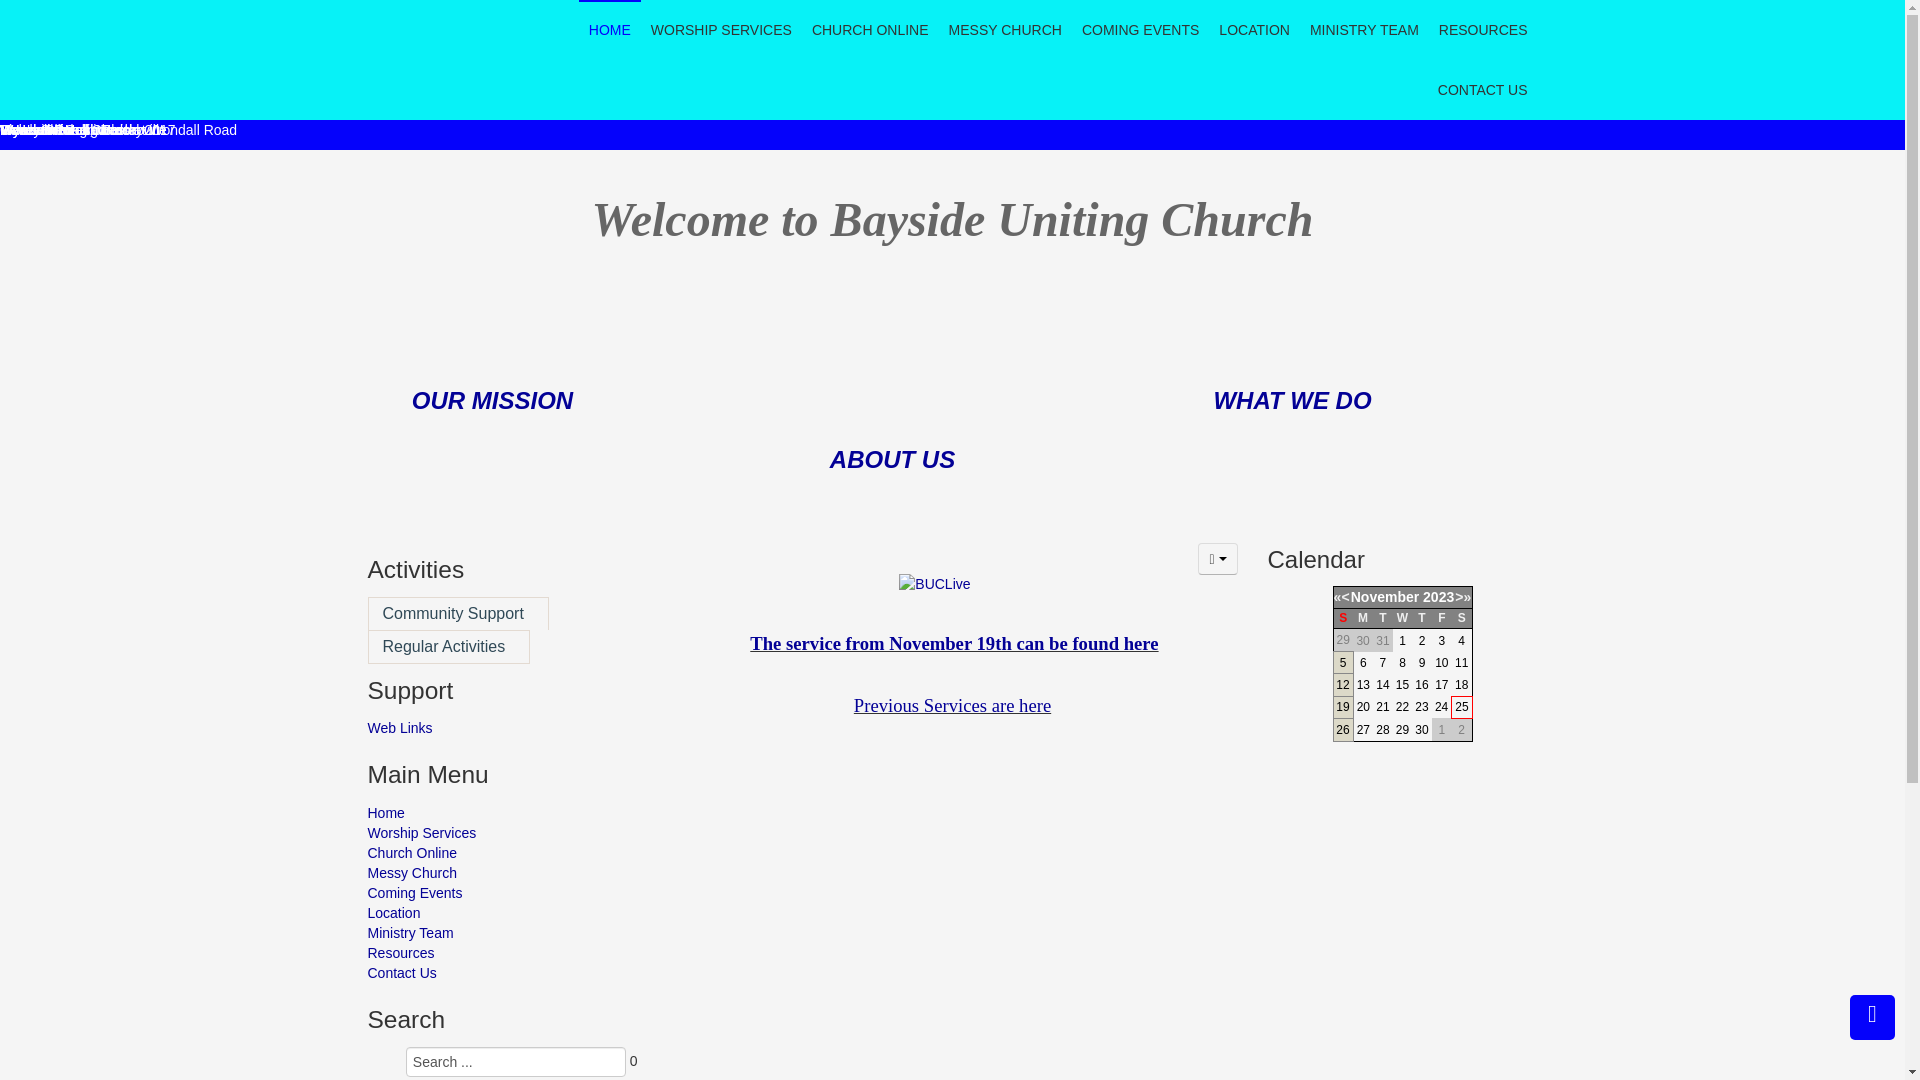 This screenshot has width=1920, height=1080. What do you see at coordinates (503, 913) in the screenshot?
I see `'Location'` at bounding box center [503, 913].